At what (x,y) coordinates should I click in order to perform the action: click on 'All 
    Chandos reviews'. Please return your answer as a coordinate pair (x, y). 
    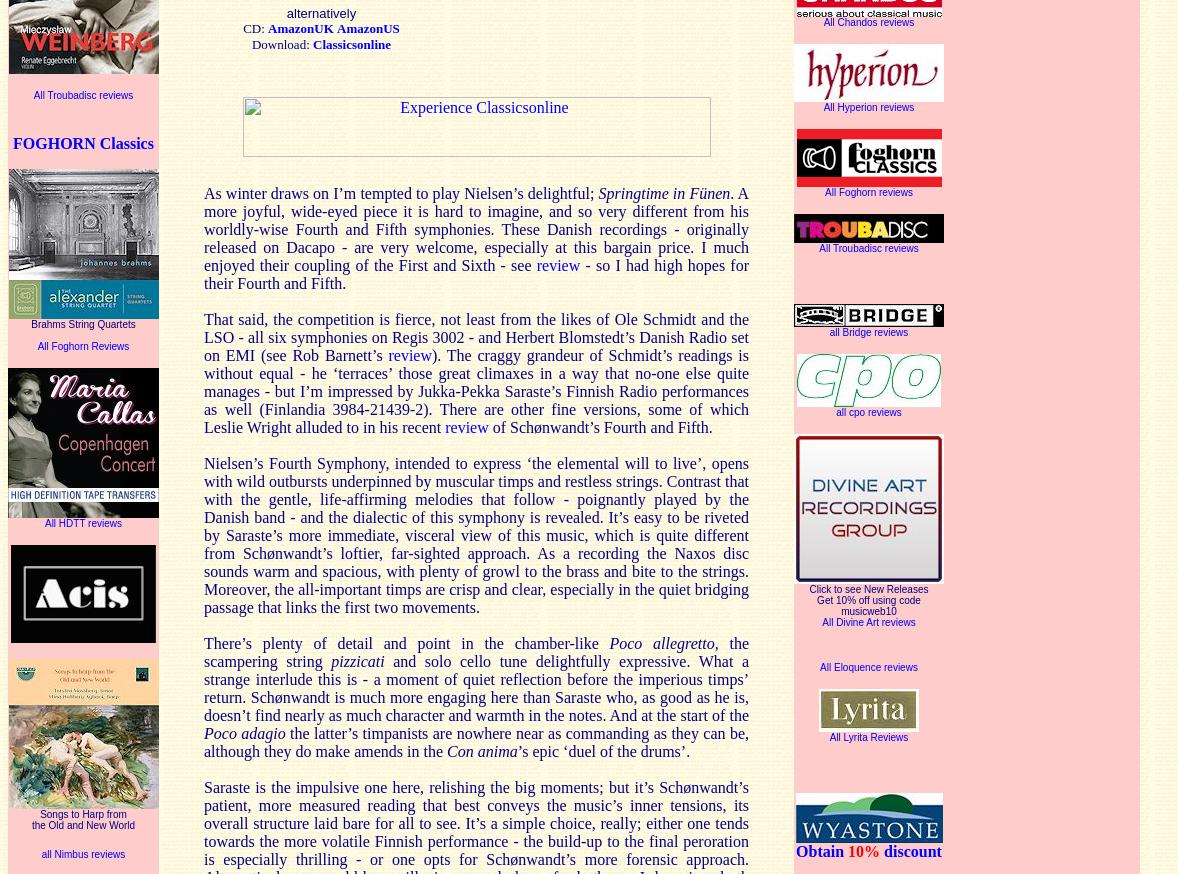
    Looking at the image, I should click on (867, 20).